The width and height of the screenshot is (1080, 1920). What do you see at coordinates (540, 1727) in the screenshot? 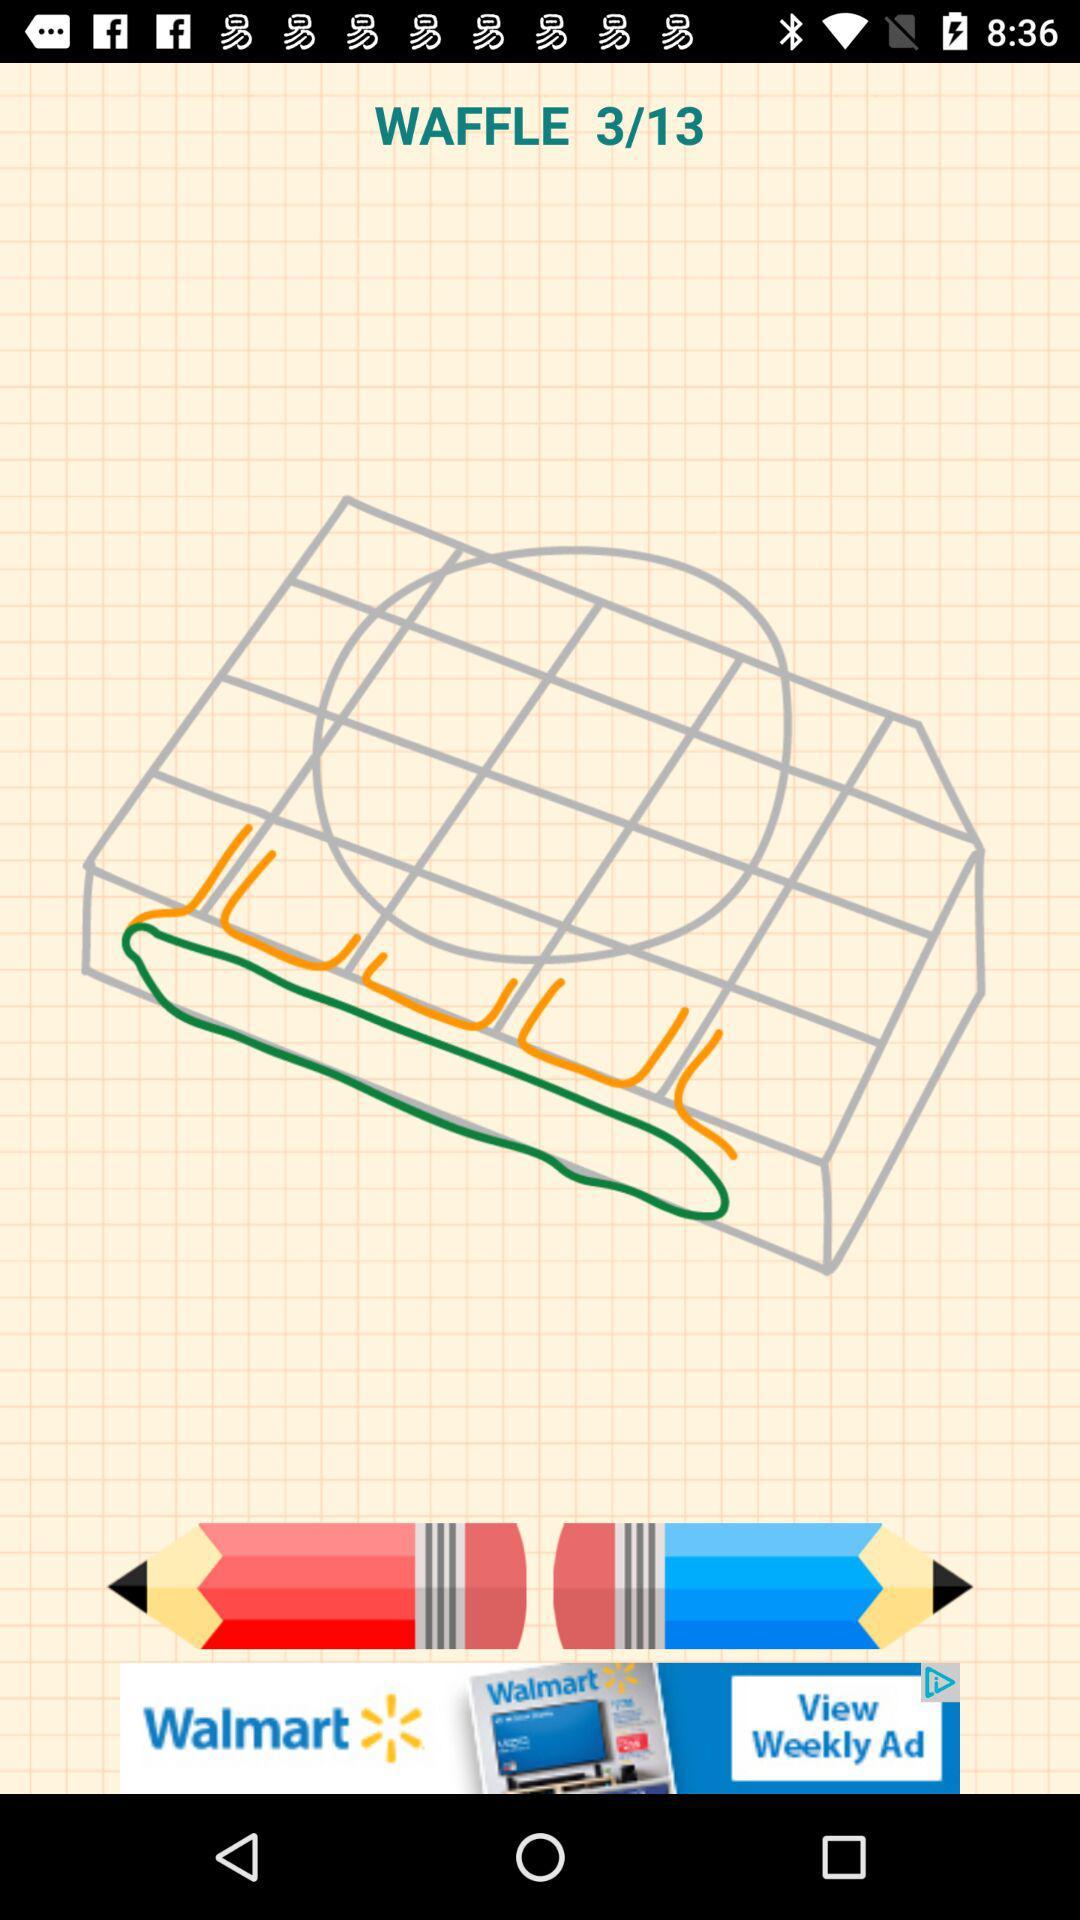
I see `goes to advertisement` at bounding box center [540, 1727].